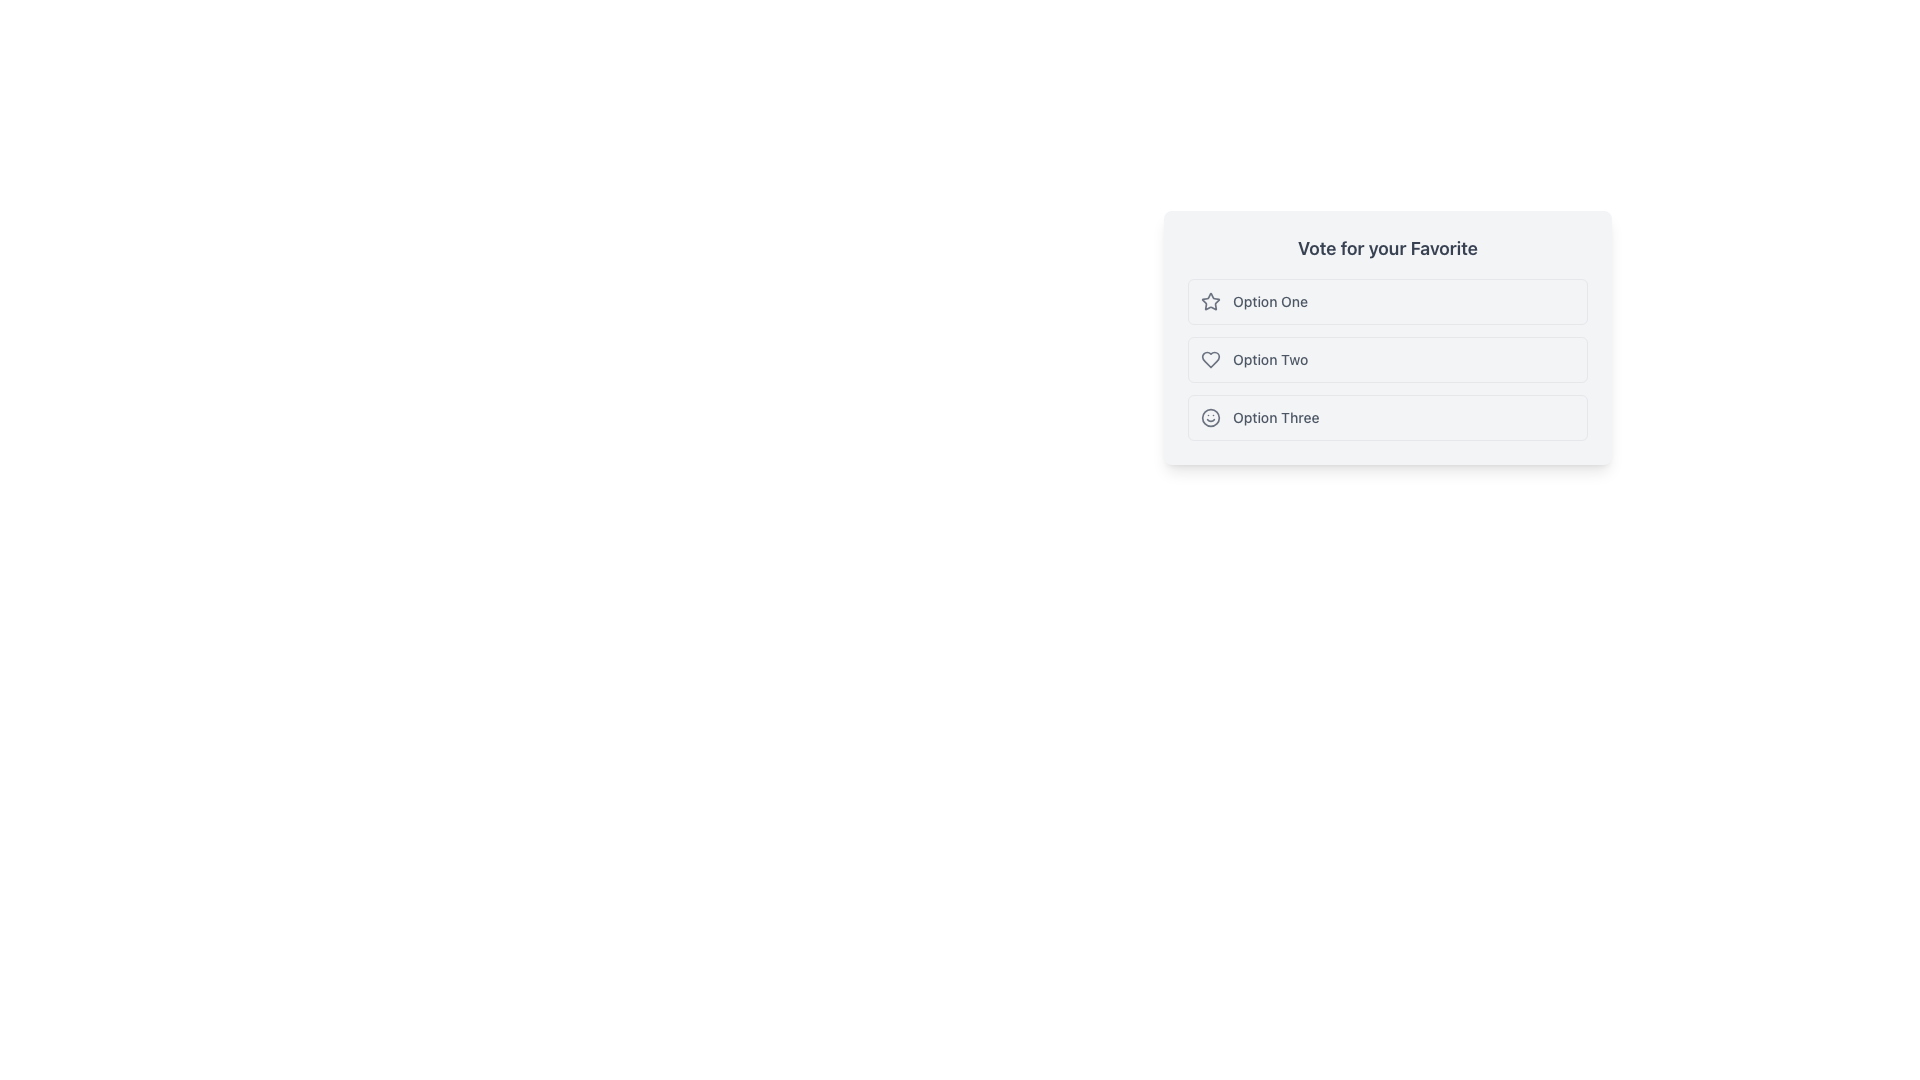 Image resolution: width=1920 pixels, height=1080 pixels. Describe the element at coordinates (1275, 416) in the screenshot. I see `text content of the label 'Option Three' located in the third row of a vertical list, positioned to the right of a smiley face icon` at that location.